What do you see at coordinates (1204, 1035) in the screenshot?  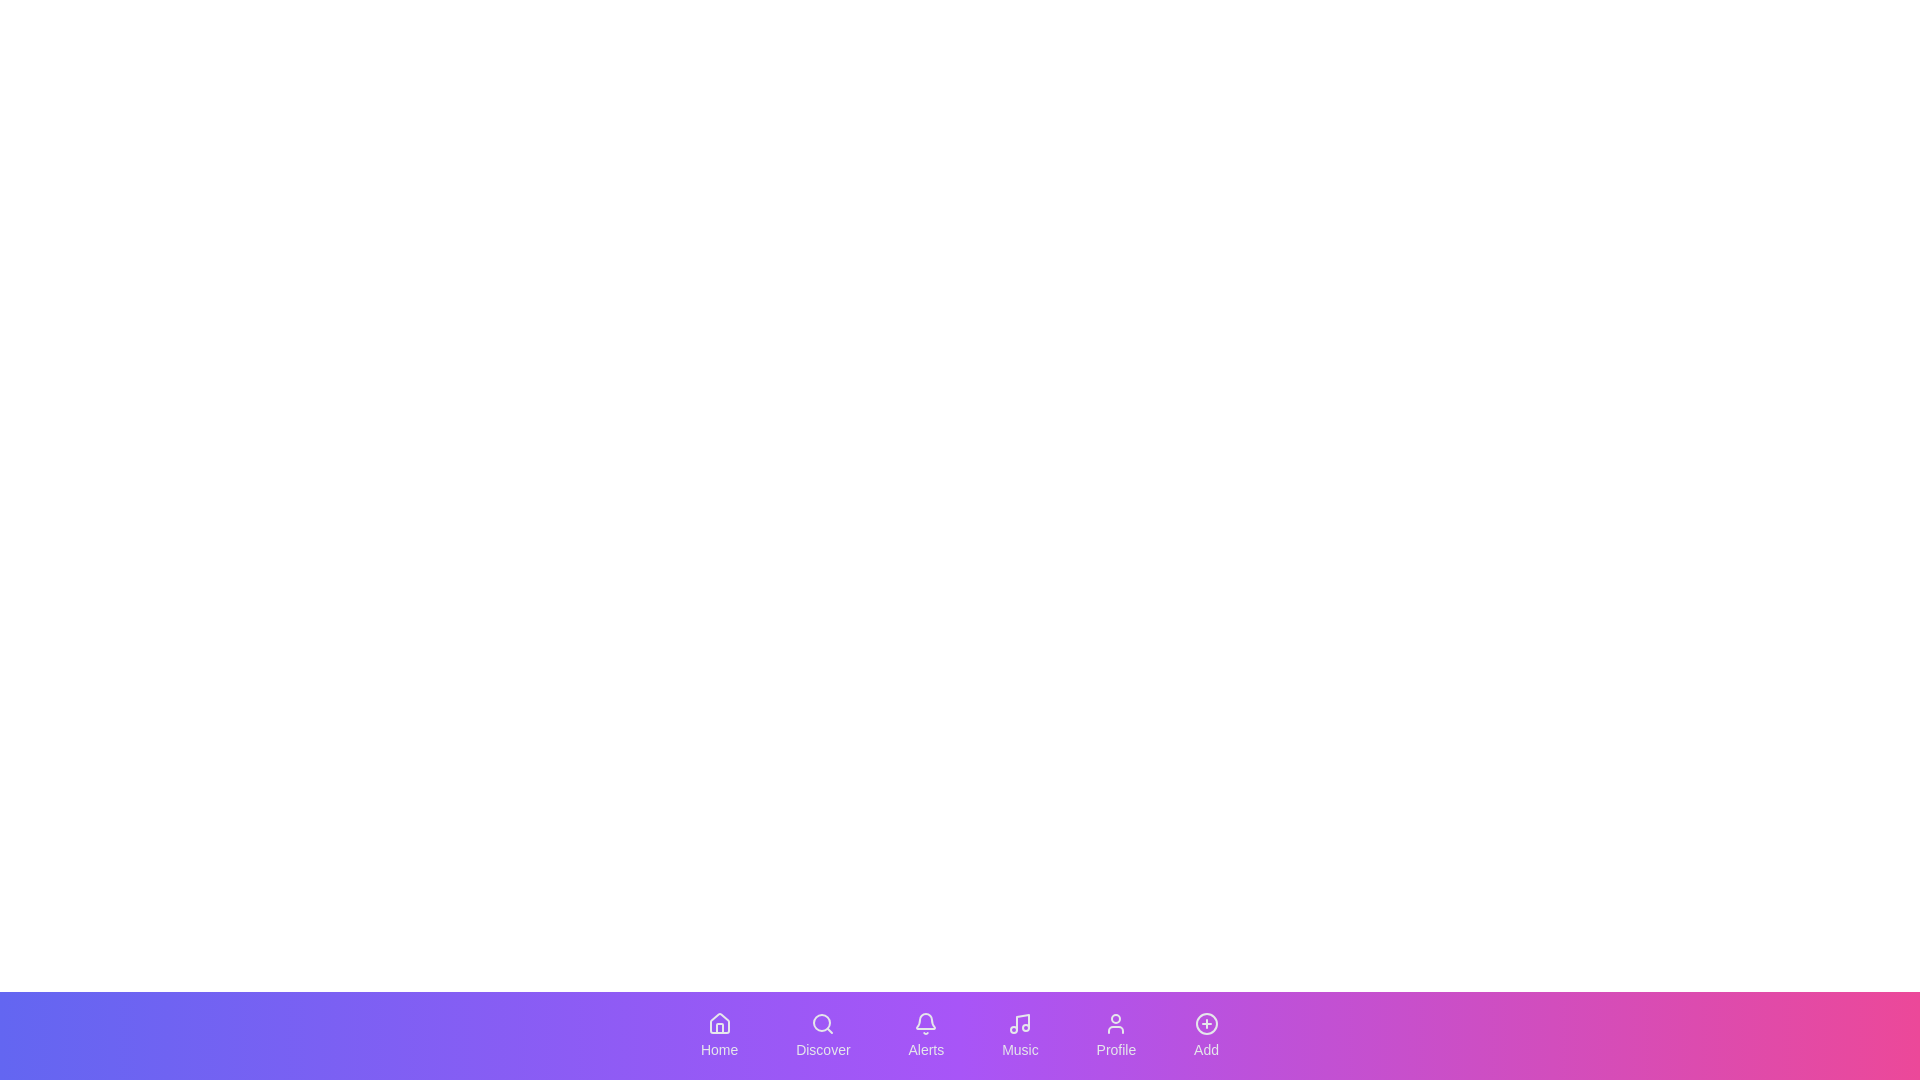 I see `the navigation button corresponding to Add` at bounding box center [1204, 1035].